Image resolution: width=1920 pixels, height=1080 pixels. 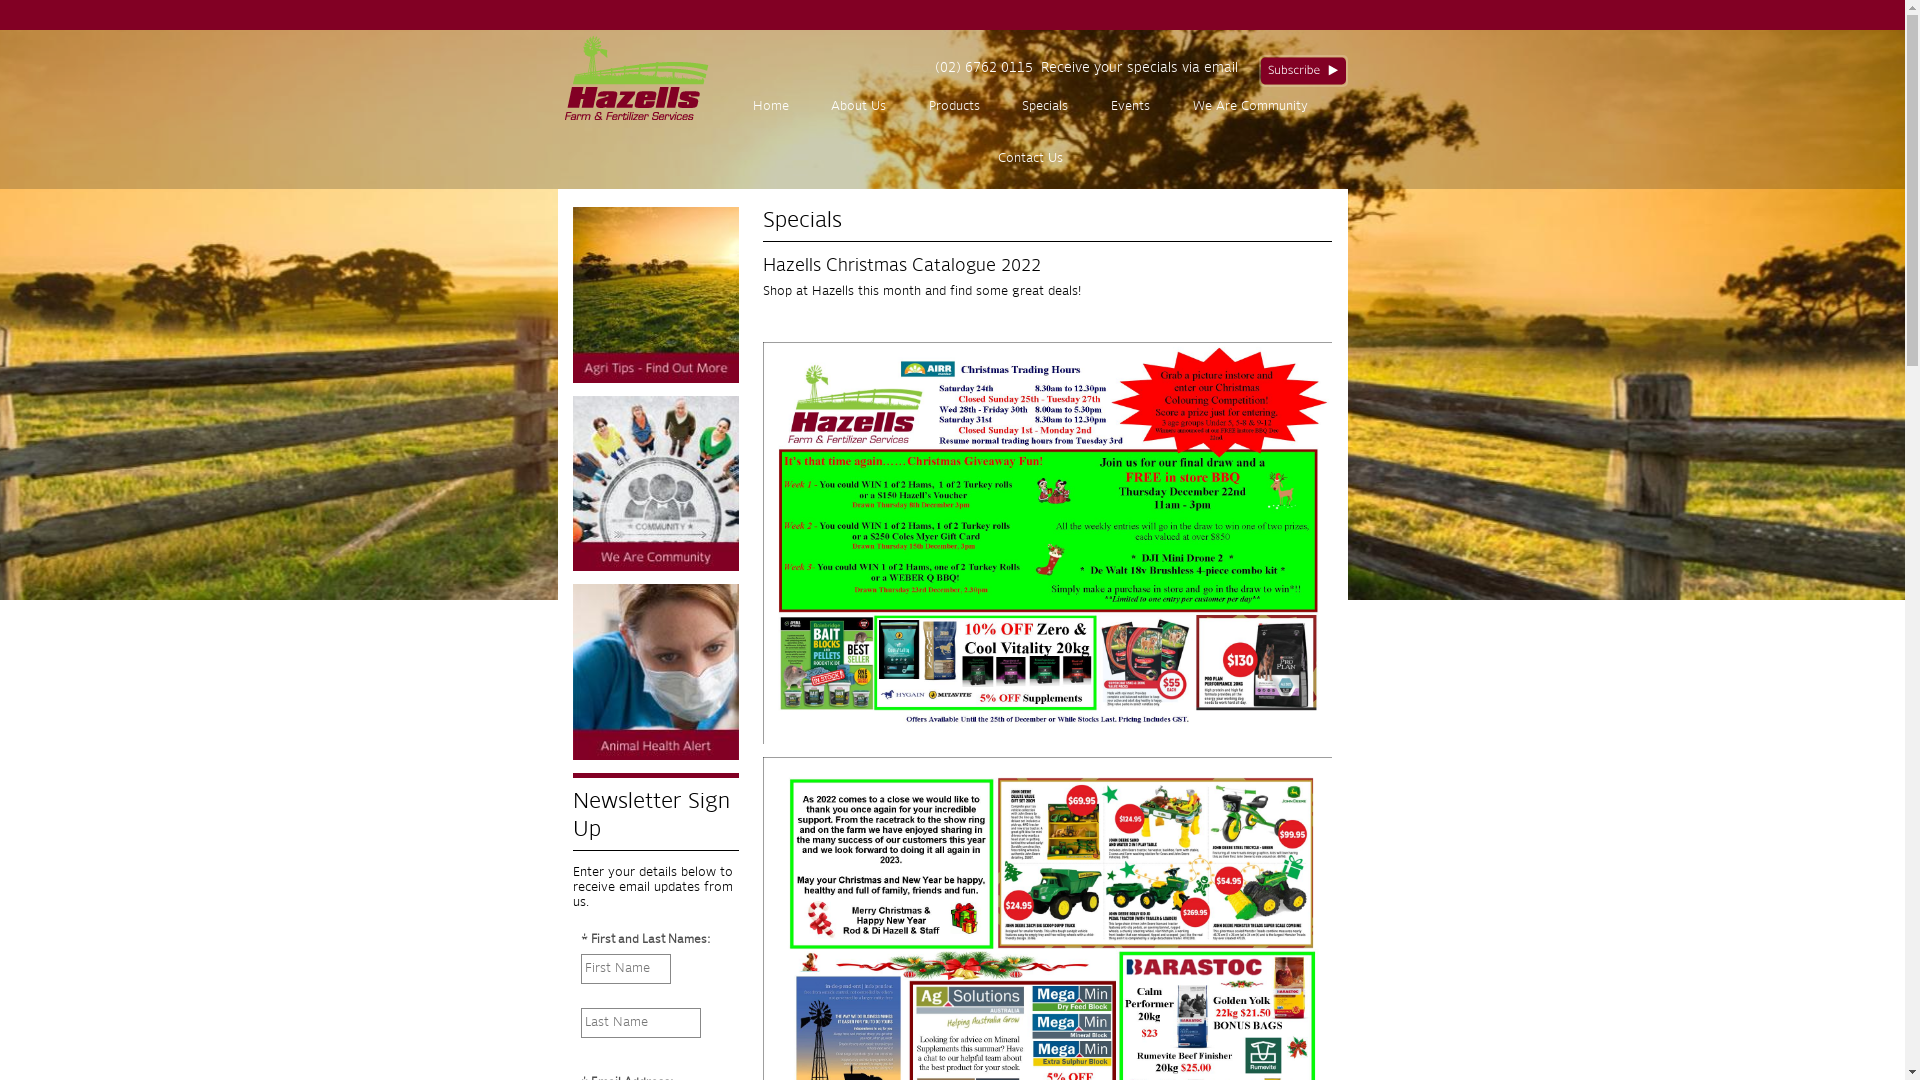 I want to click on 'About Us', so click(x=810, y=107).